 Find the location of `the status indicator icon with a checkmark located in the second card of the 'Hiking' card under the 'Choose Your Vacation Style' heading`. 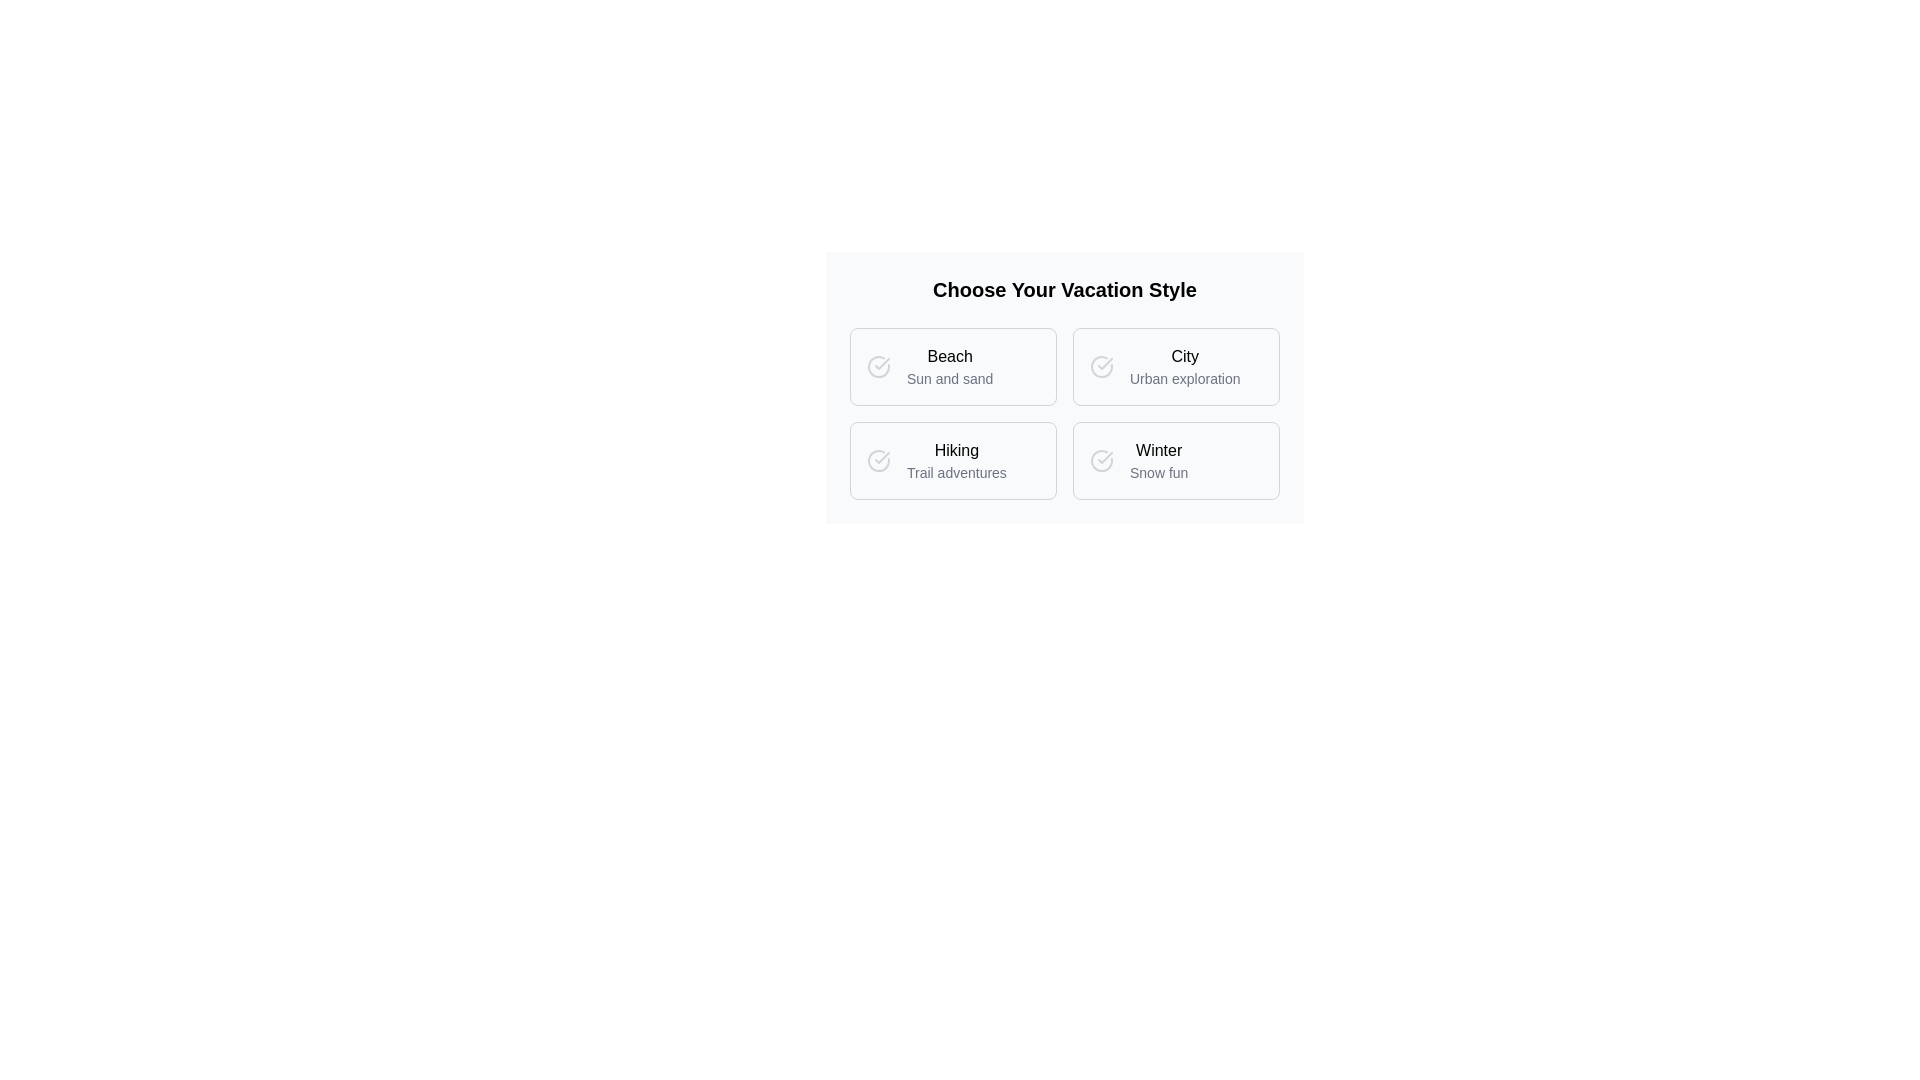

the status indicator icon with a checkmark located in the second card of the 'Hiking' card under the 'Choose Your Vacation Style' heading is located at coordinates (878, 461).